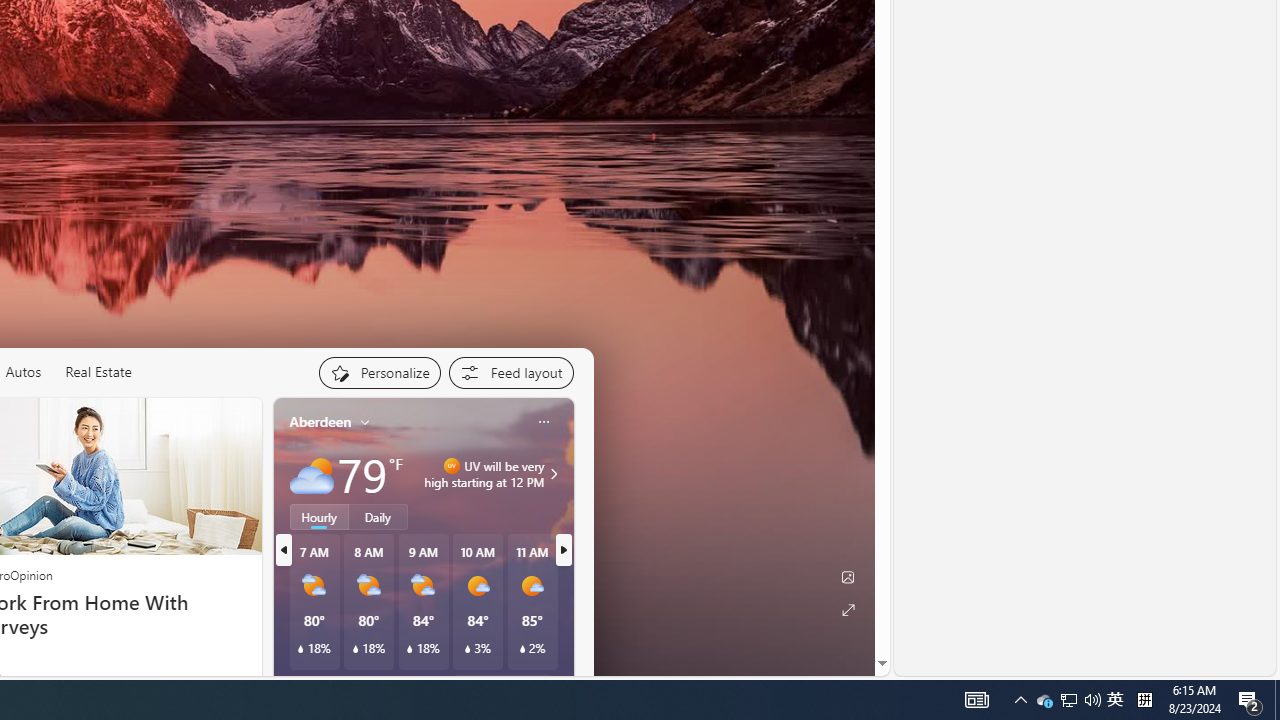  Describe the element at coordinates (320, 421) in the screenshot. I see `'Aberdeen'` at that location.